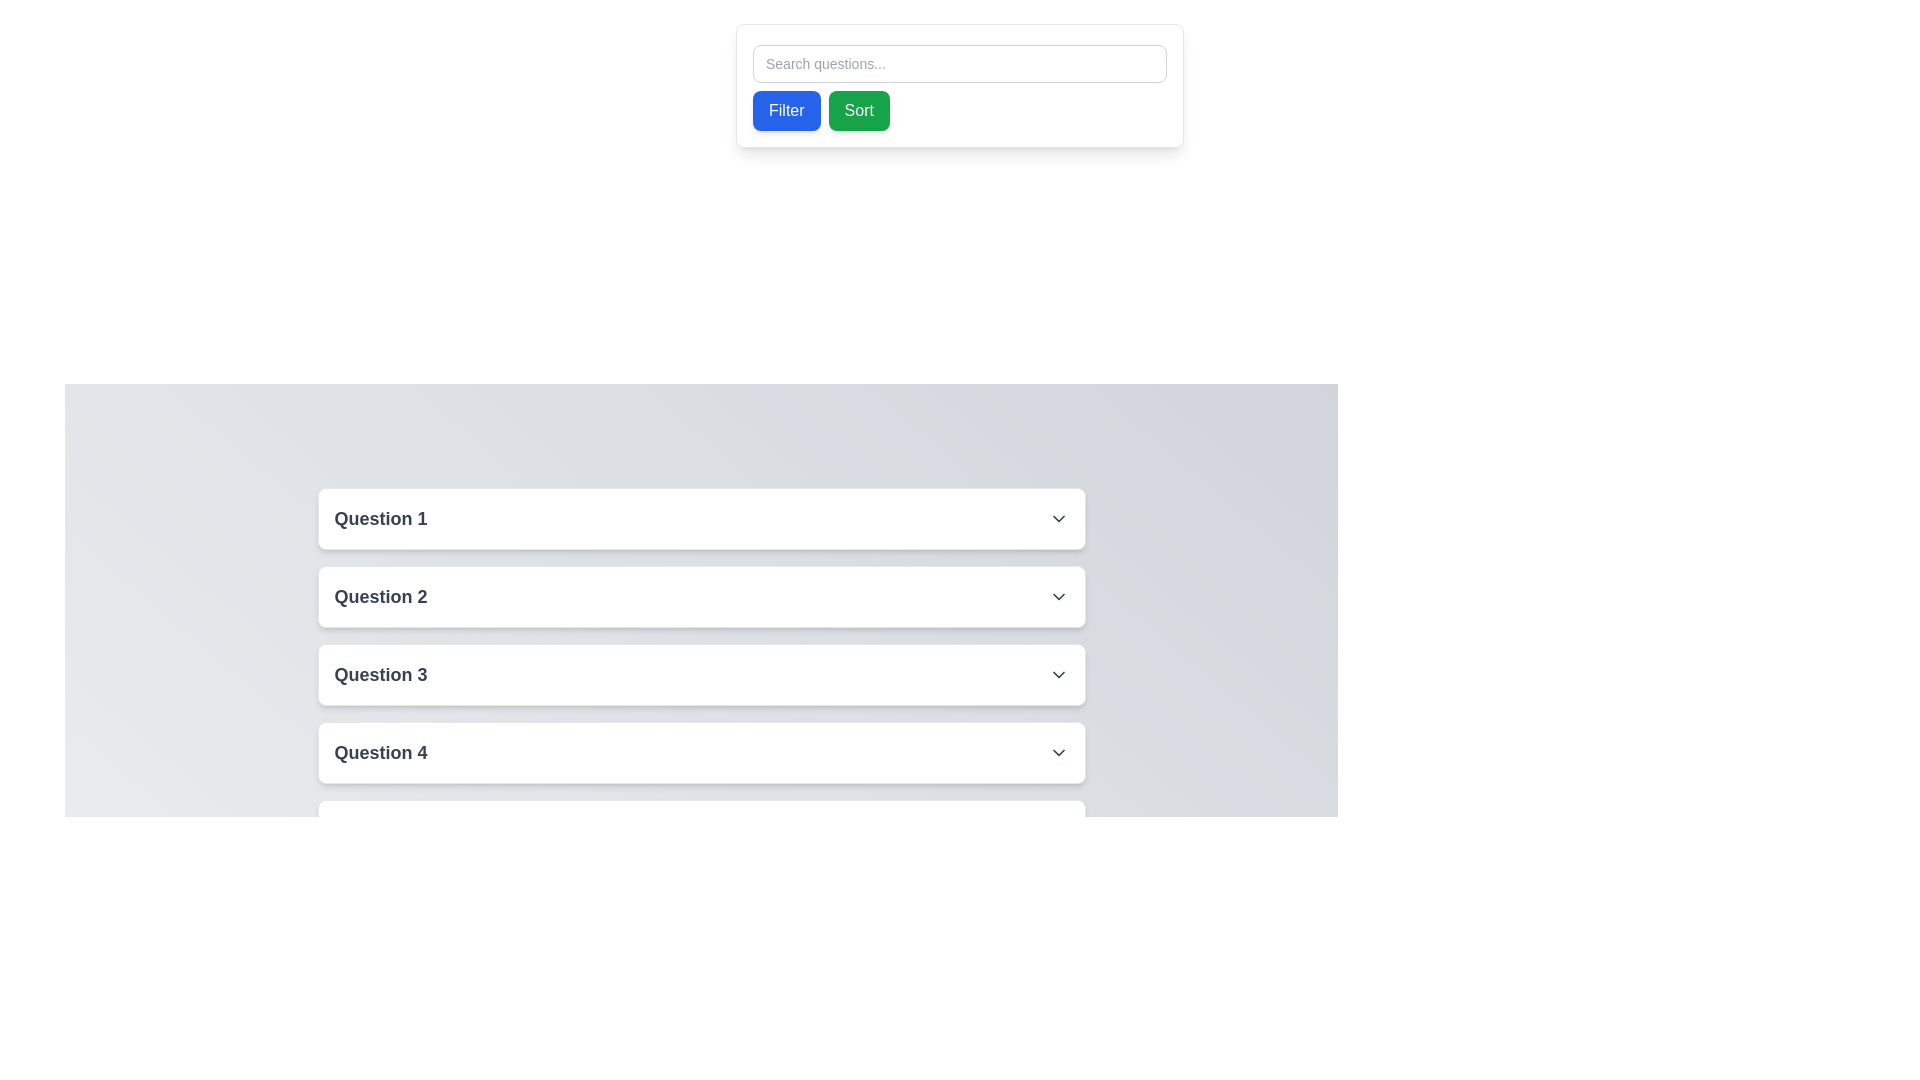 The width and height of the screenshot is (1920, 1080). I want to click on the 'Question 3' Expandable List Item, so click(701, 675).